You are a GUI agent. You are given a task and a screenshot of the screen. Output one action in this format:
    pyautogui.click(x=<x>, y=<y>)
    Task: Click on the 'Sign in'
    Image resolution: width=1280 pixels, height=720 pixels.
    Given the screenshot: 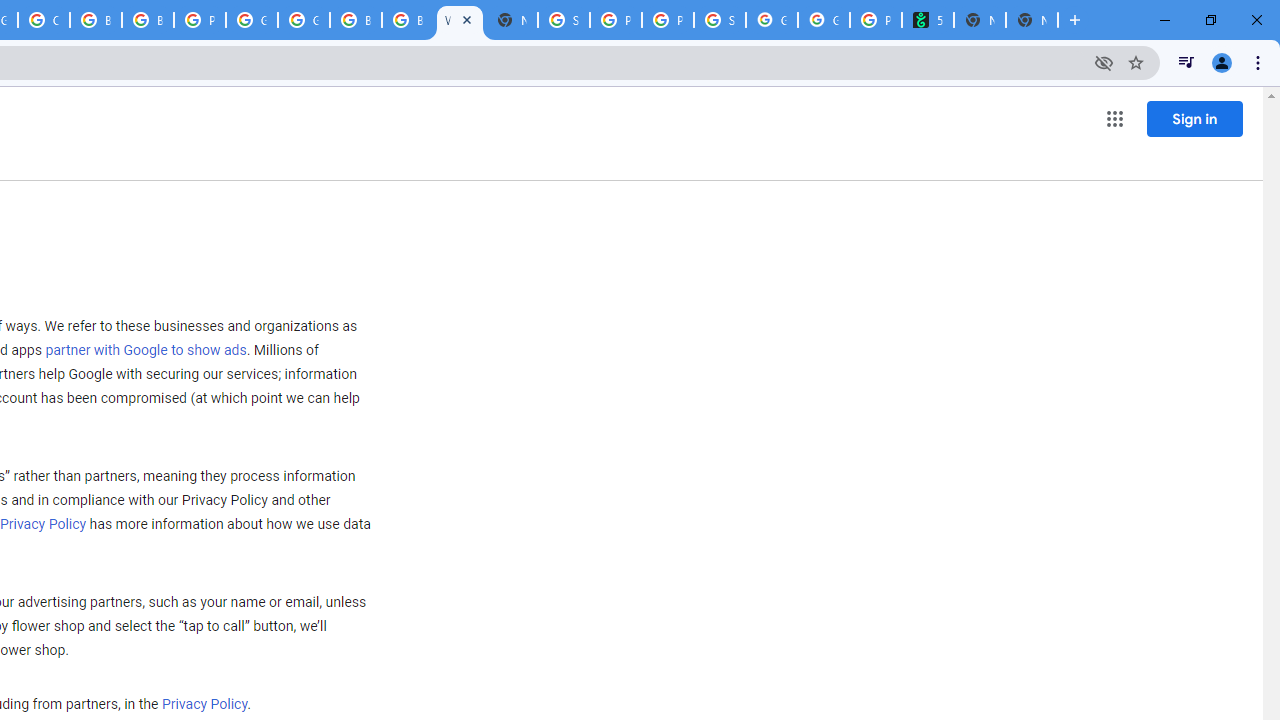 What is the action you would take?
    pyautogui.click(x=1194, y=118)
    